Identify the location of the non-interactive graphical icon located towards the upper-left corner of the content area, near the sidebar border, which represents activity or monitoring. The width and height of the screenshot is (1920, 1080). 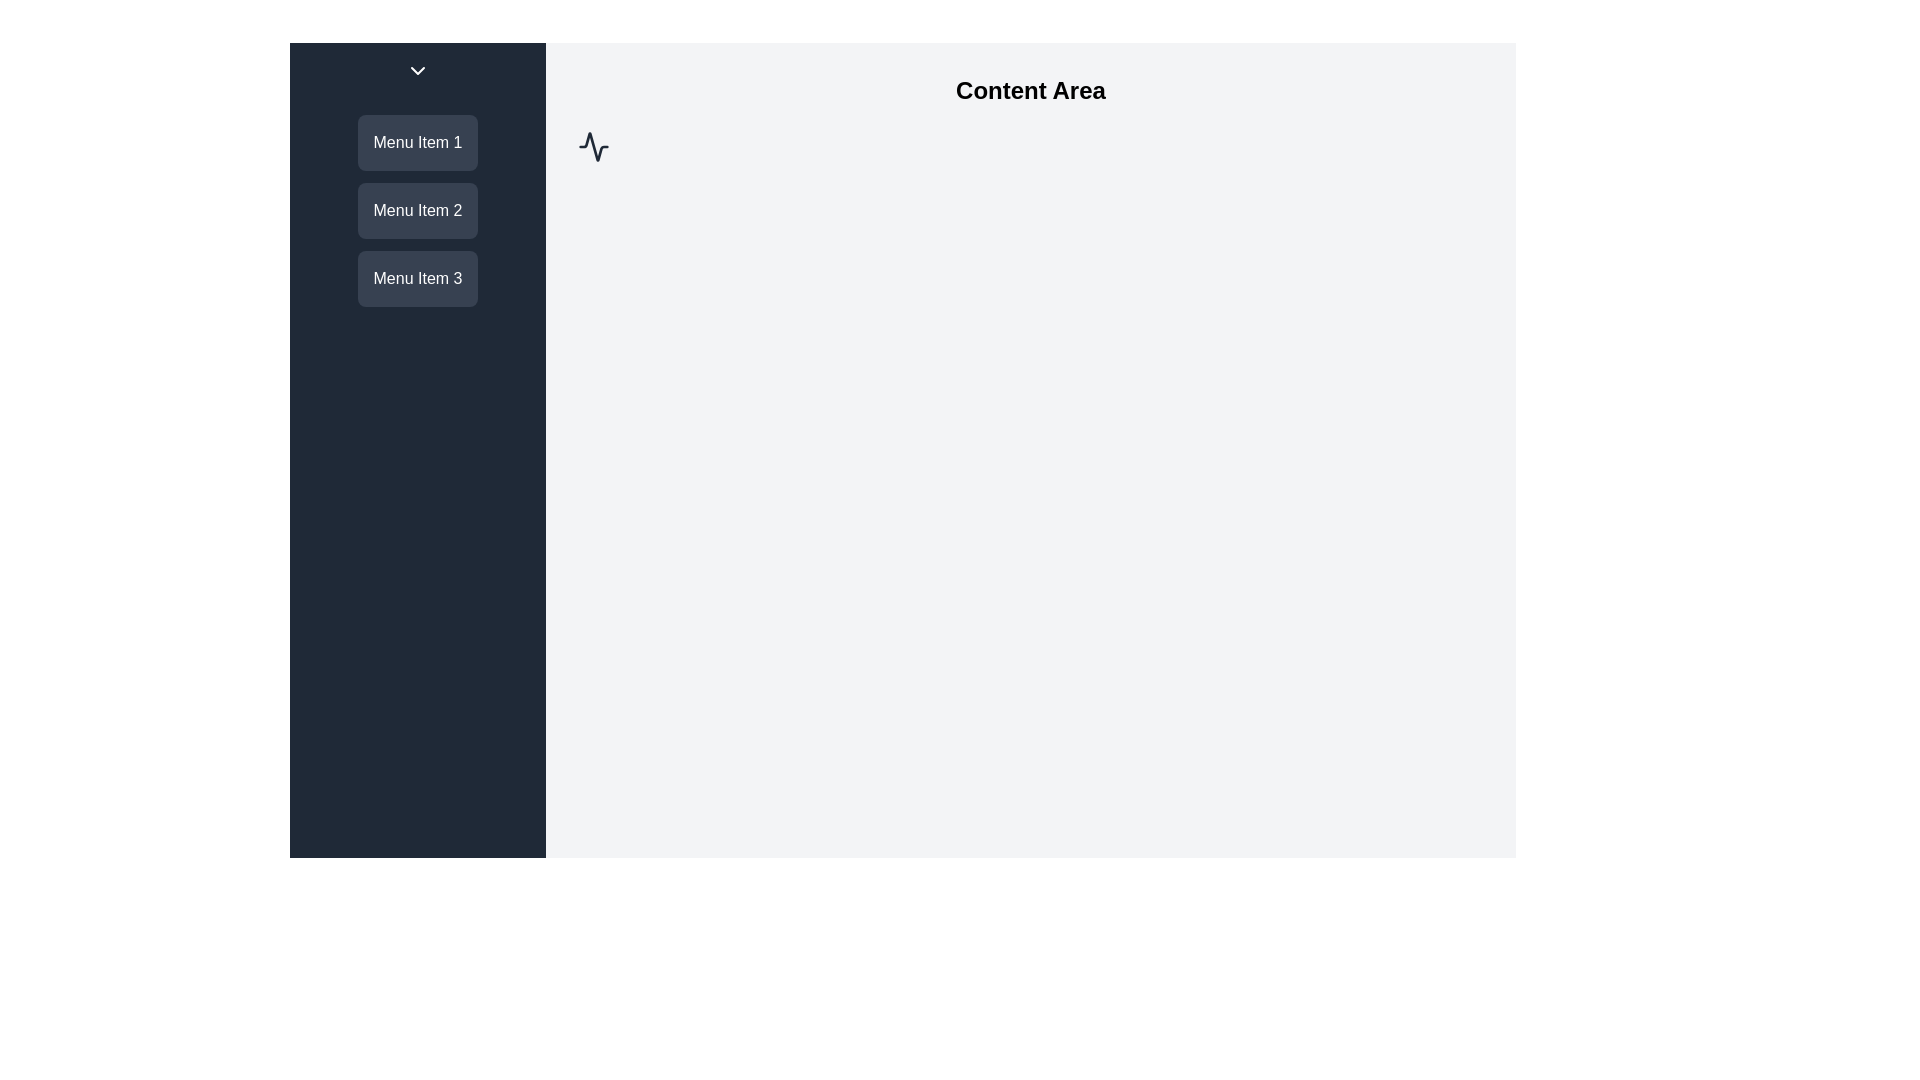
(593, 145).